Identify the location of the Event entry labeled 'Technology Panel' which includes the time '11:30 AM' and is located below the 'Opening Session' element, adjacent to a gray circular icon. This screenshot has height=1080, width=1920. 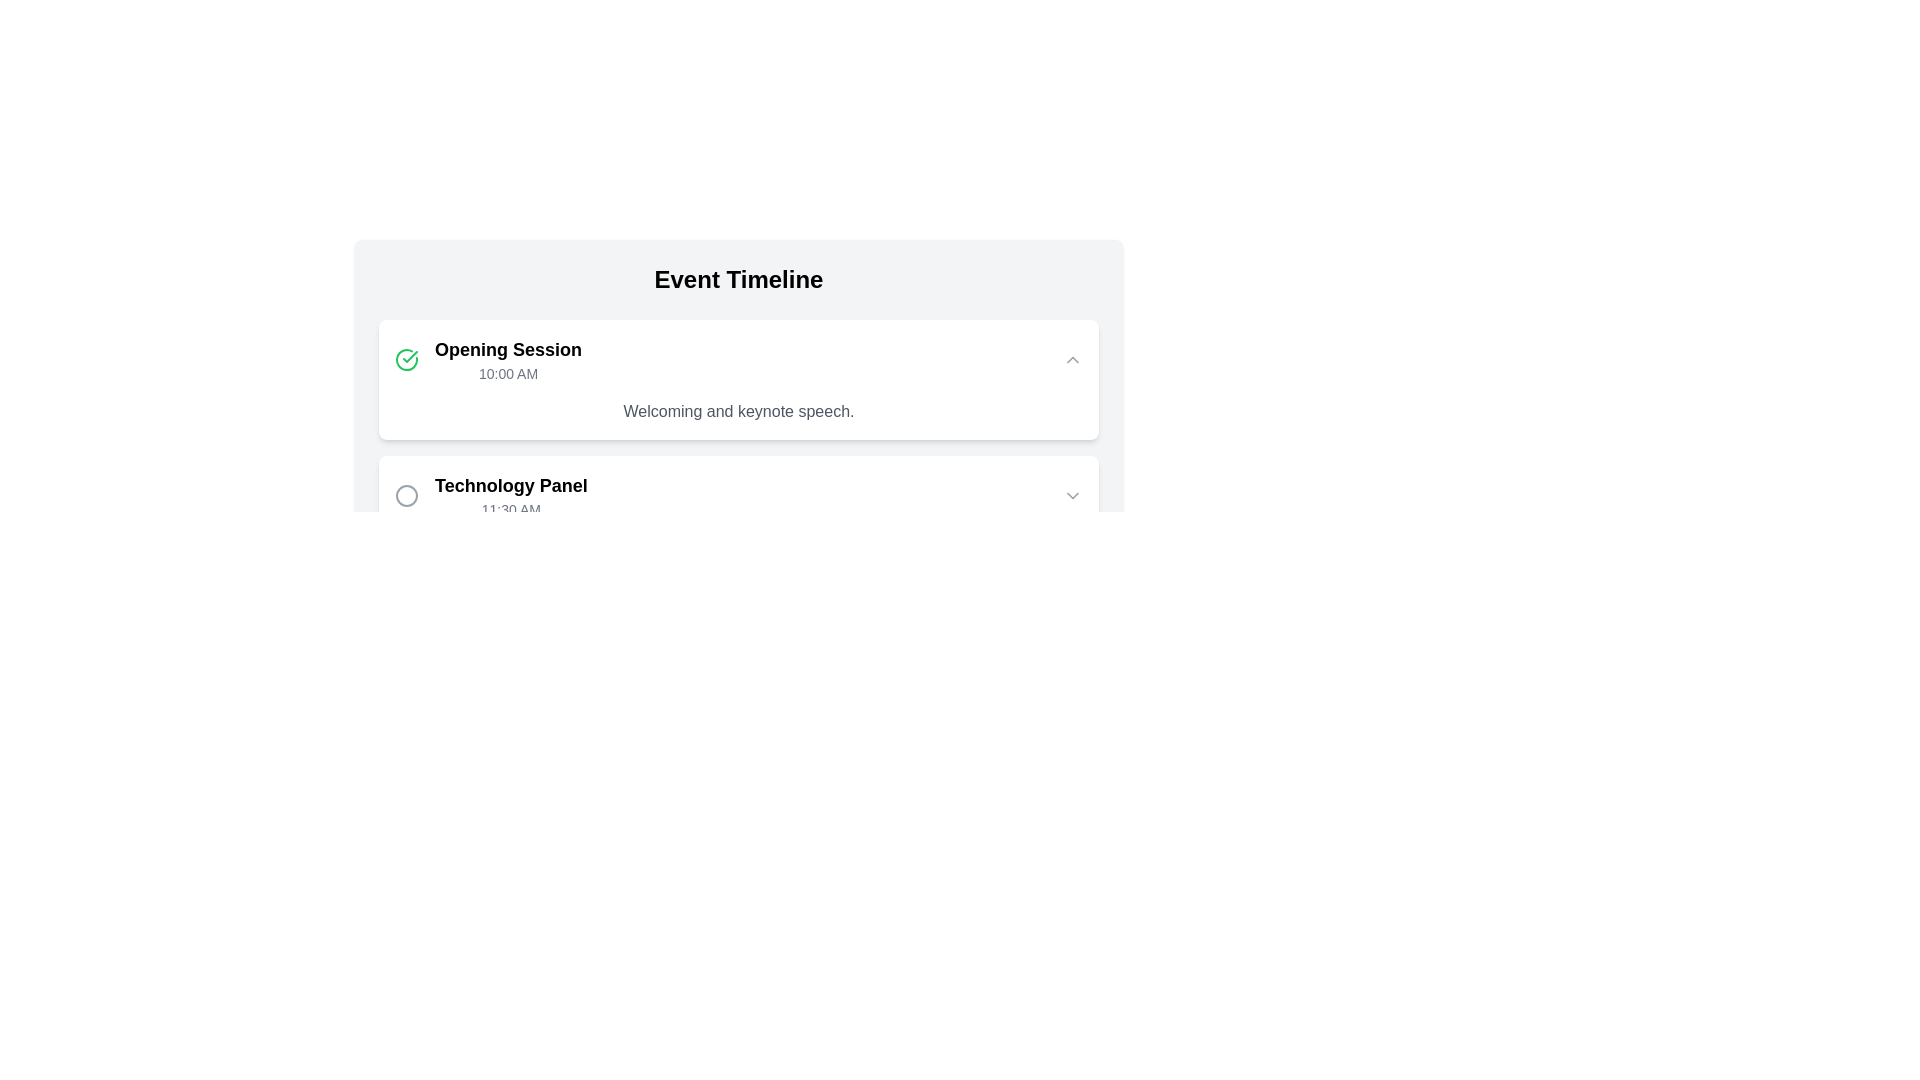
(491, 495).